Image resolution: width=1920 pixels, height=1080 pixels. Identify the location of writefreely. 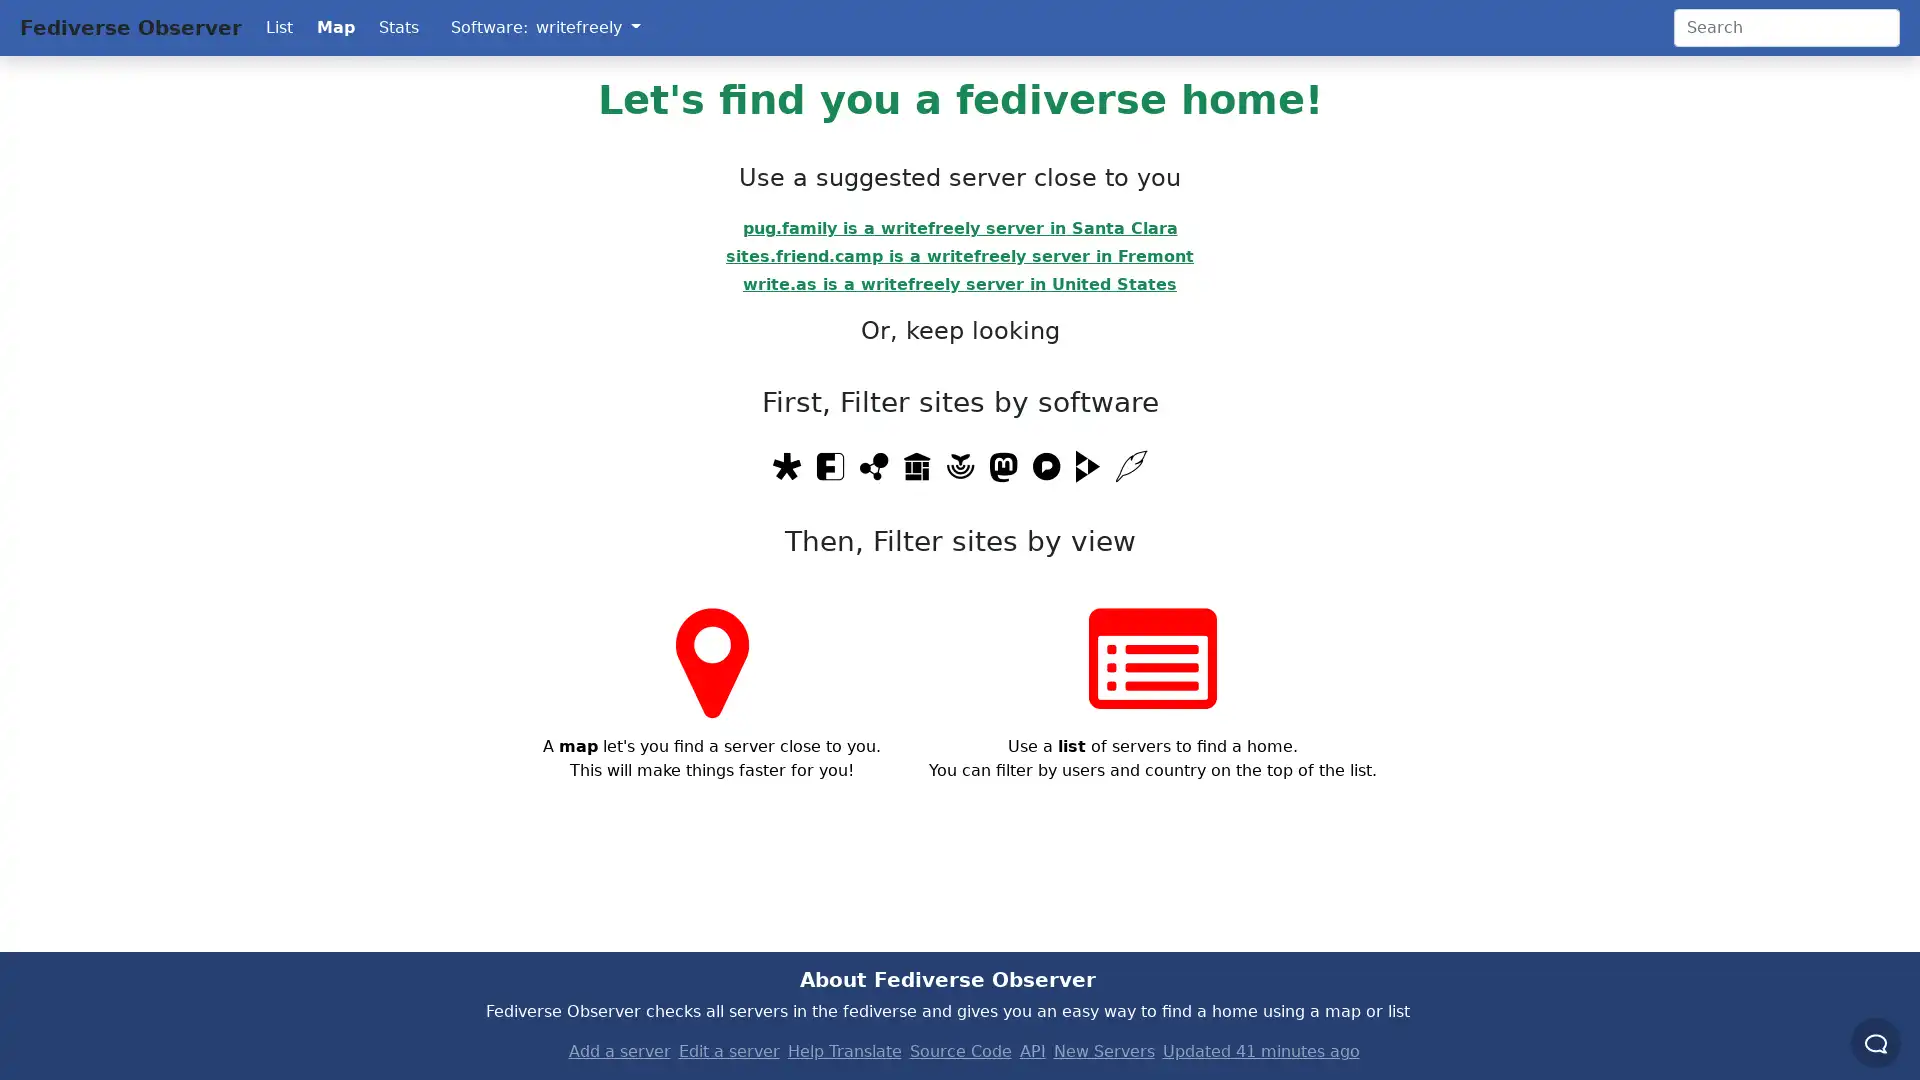
(587, 27).